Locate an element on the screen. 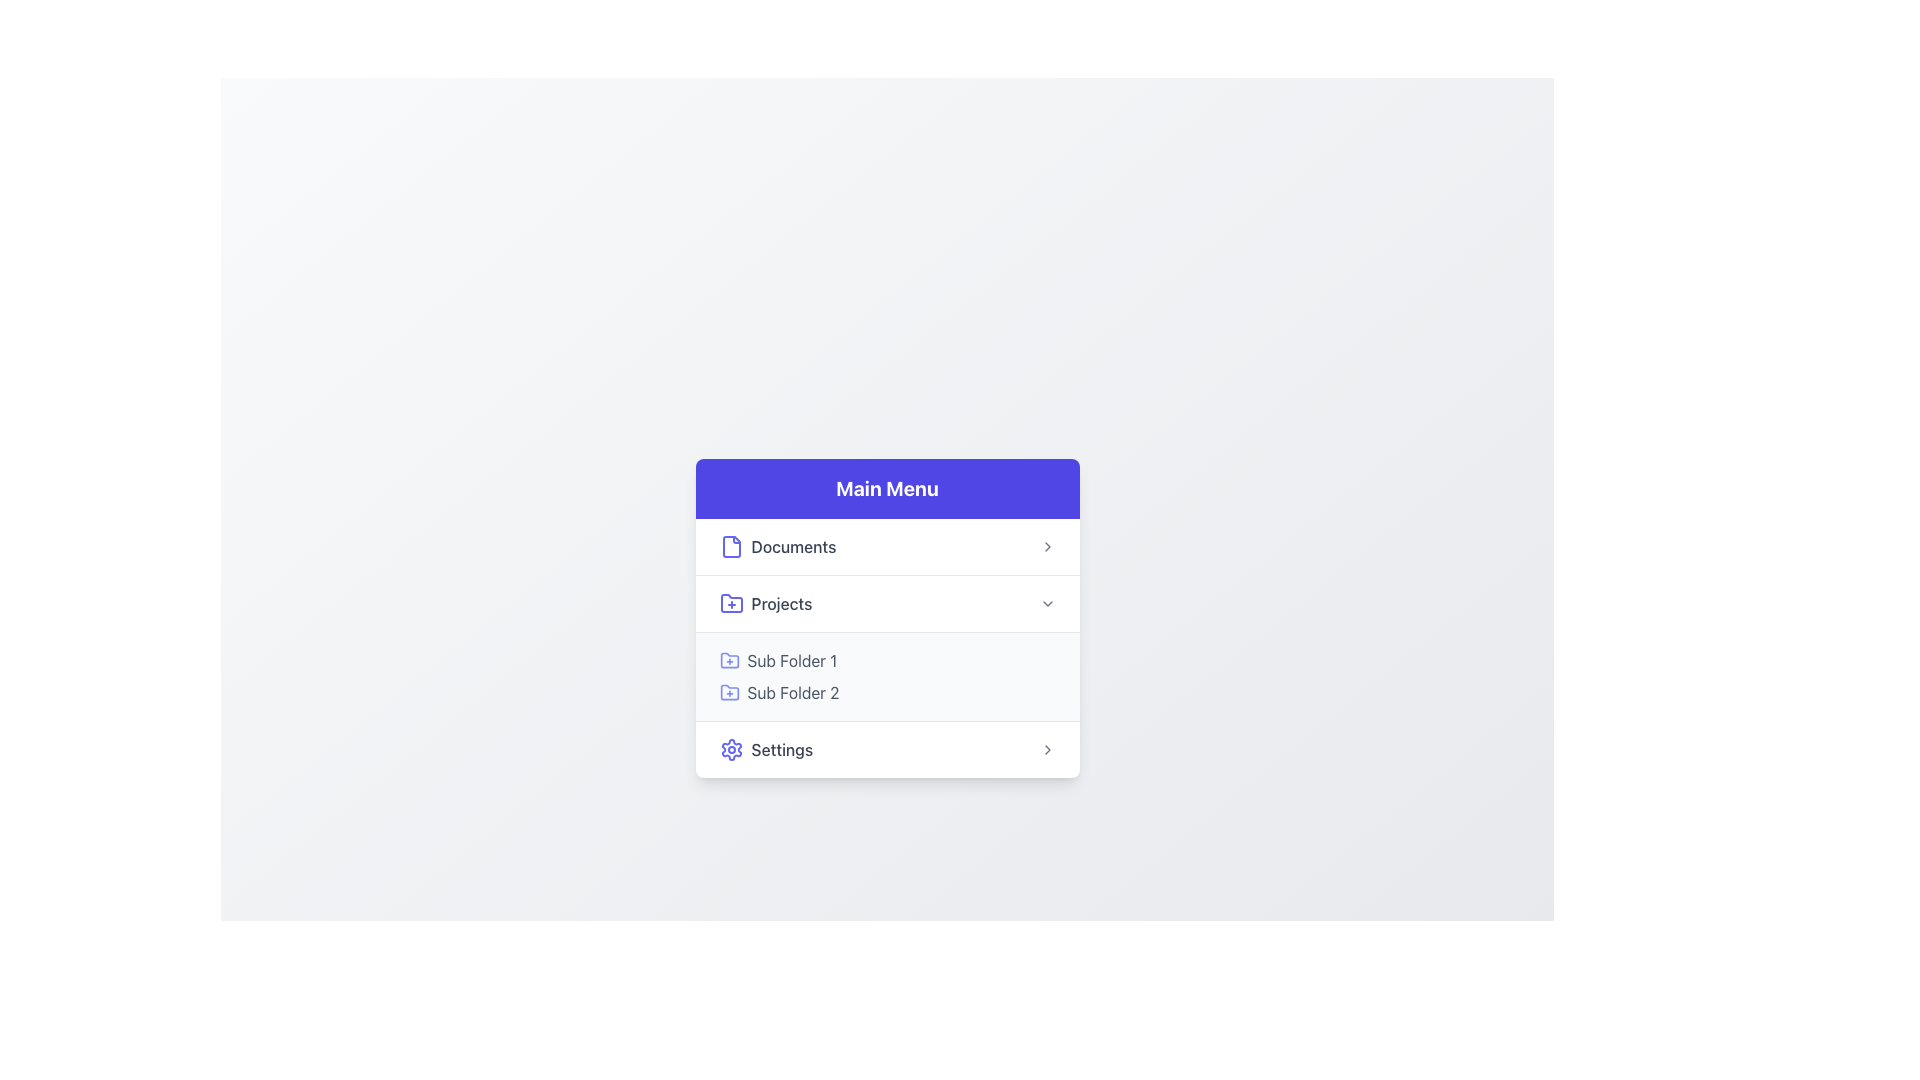 This screenshot has height=1080, width=1920. the chevron icon located to the far right of the 'Projects' menu item is located at coordinates (1046, 602).